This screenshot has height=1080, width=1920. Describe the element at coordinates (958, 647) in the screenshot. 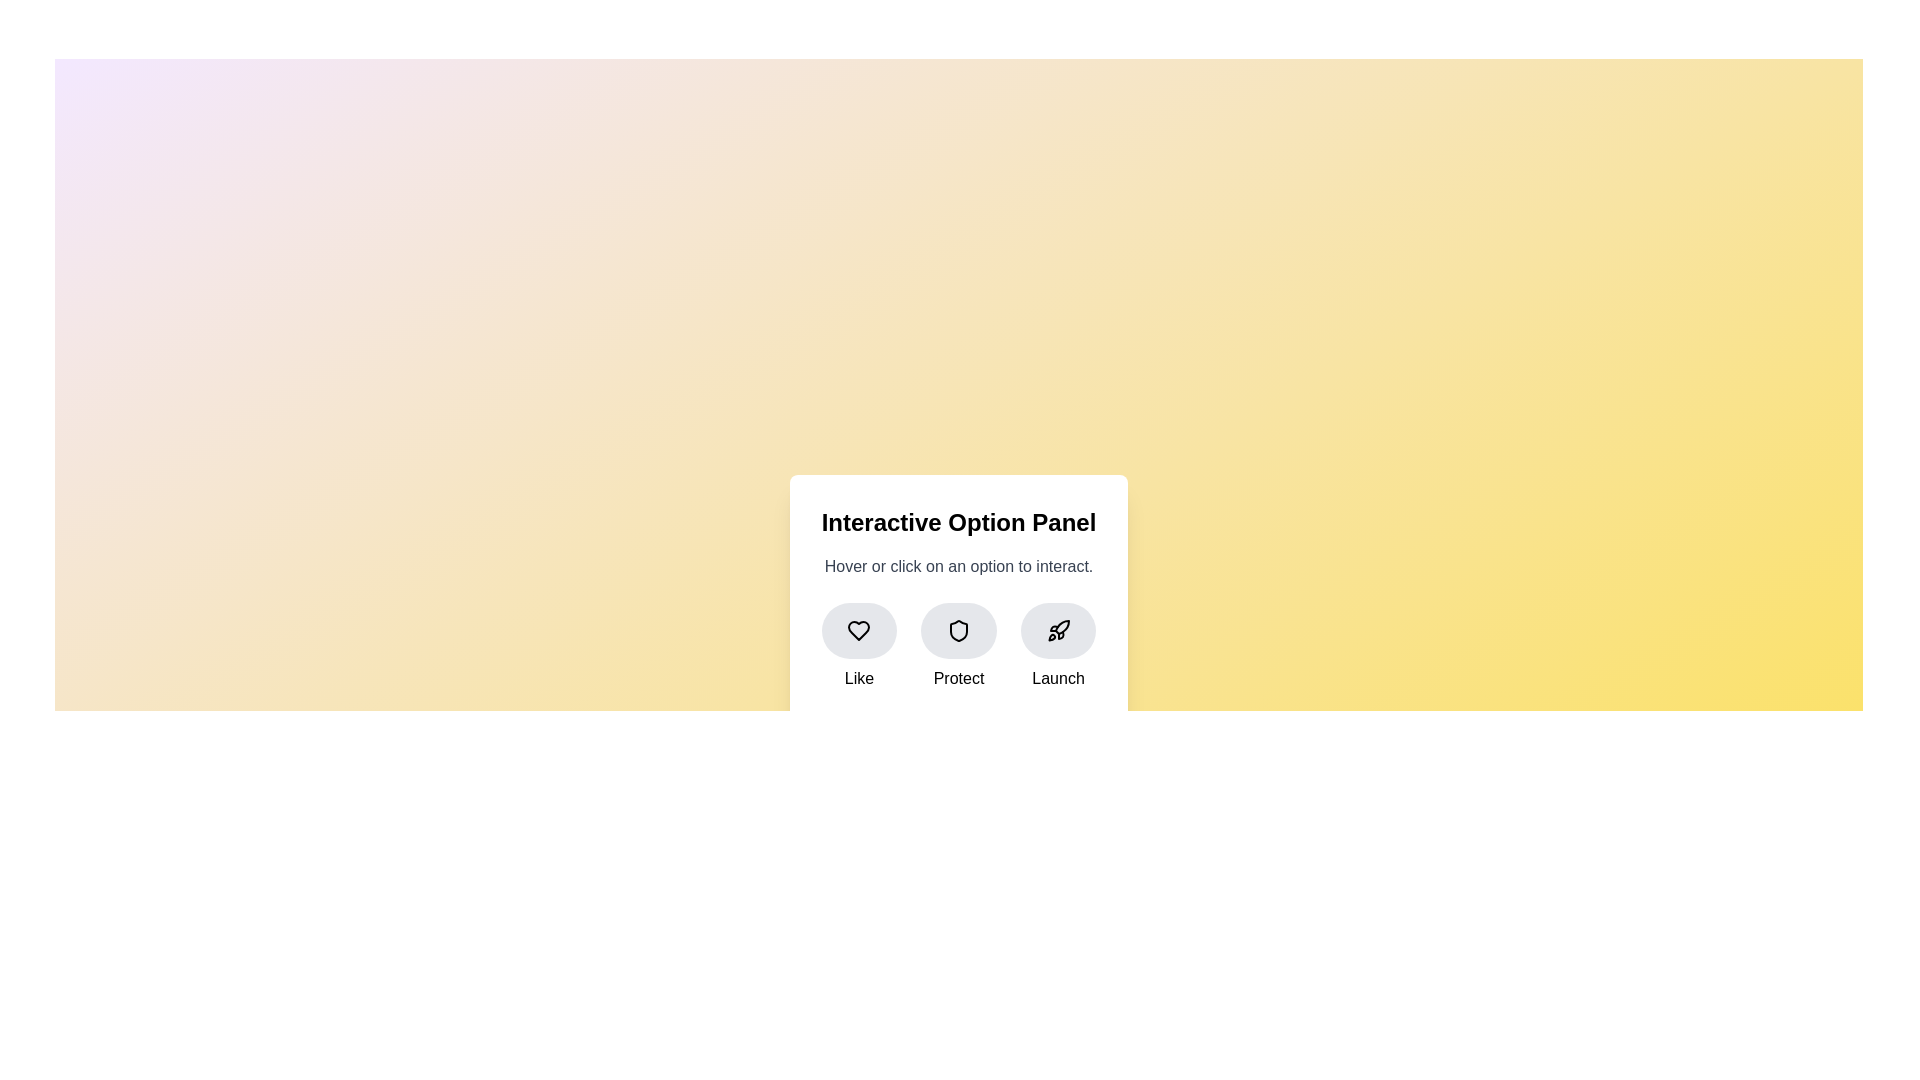

I see `the protection button with an icon and label, located as the center option among three buttons in a grid layout, which also includes 'Like' on the left and 'Launch' on the right` at that location.